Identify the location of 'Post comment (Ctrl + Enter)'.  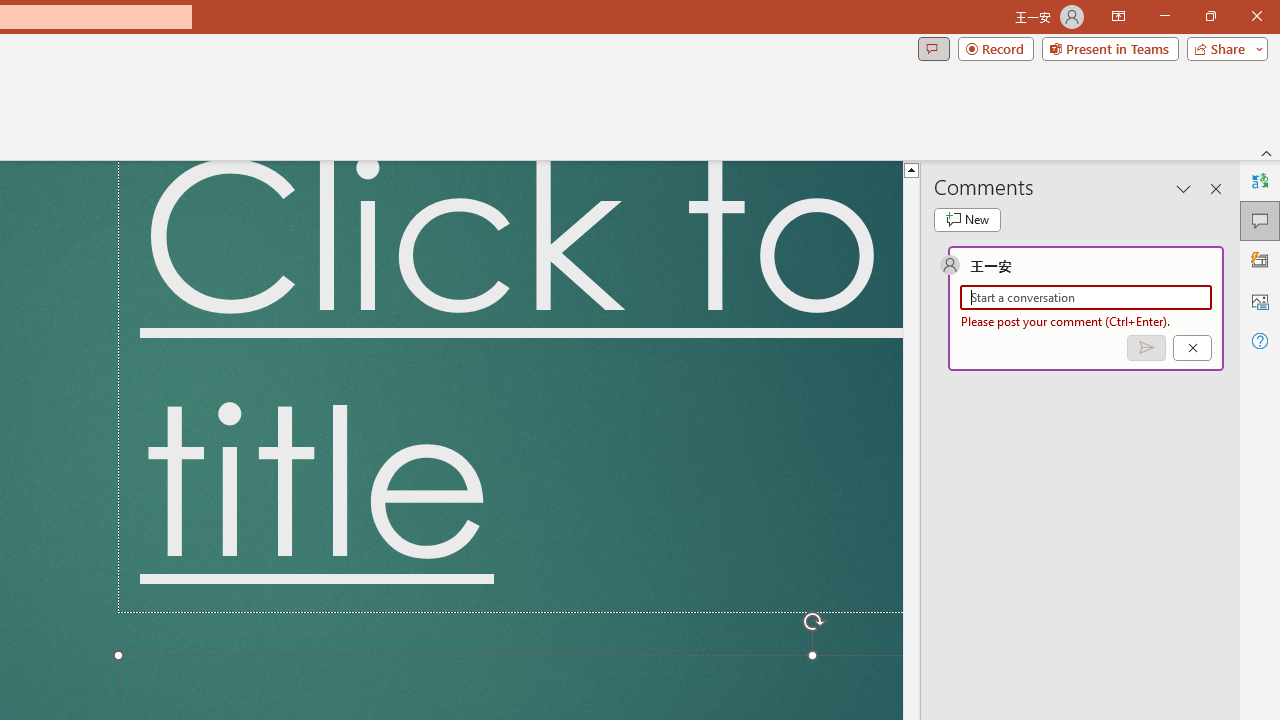
(1146, 346).